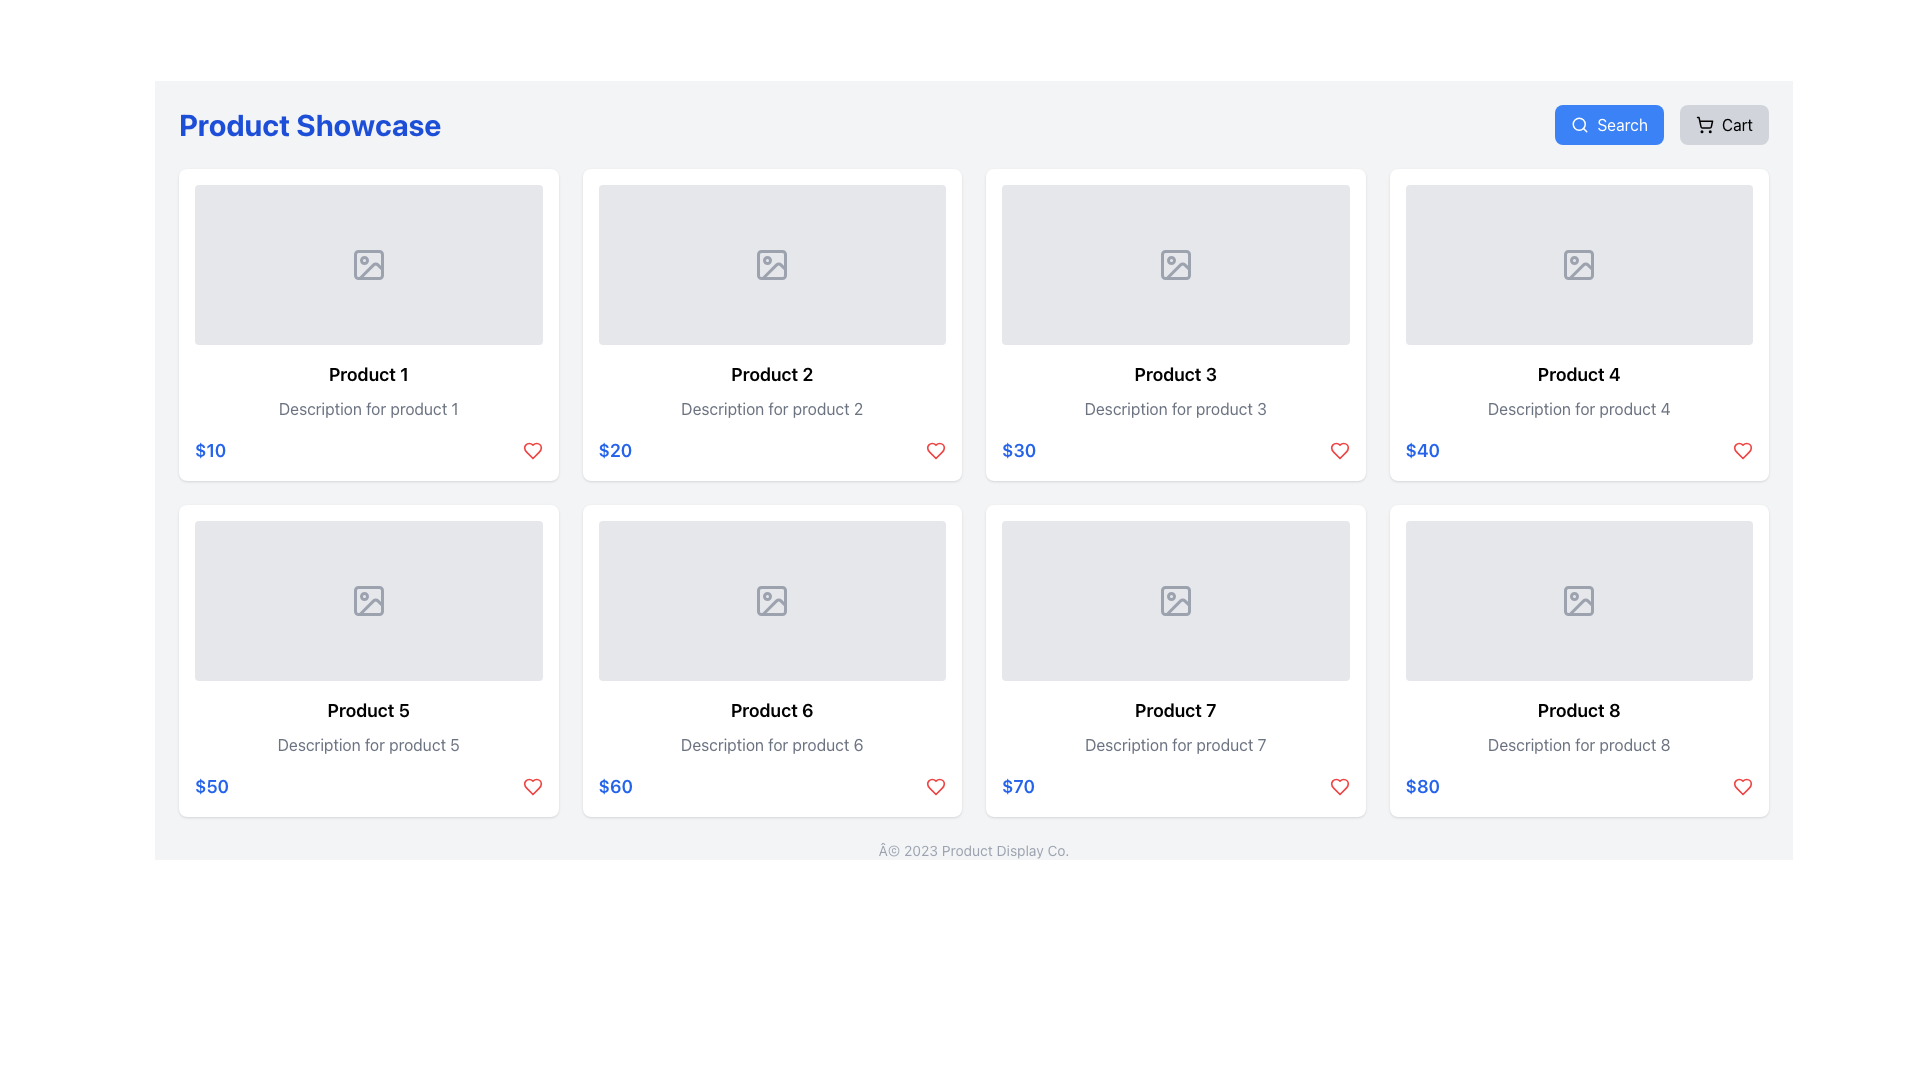  What do you see at coordinates (1175, 407) in the screenshot?
I see `description text block located below the title 'Product 3' and above the price label in the product card` at bounding box center [1175, 407].